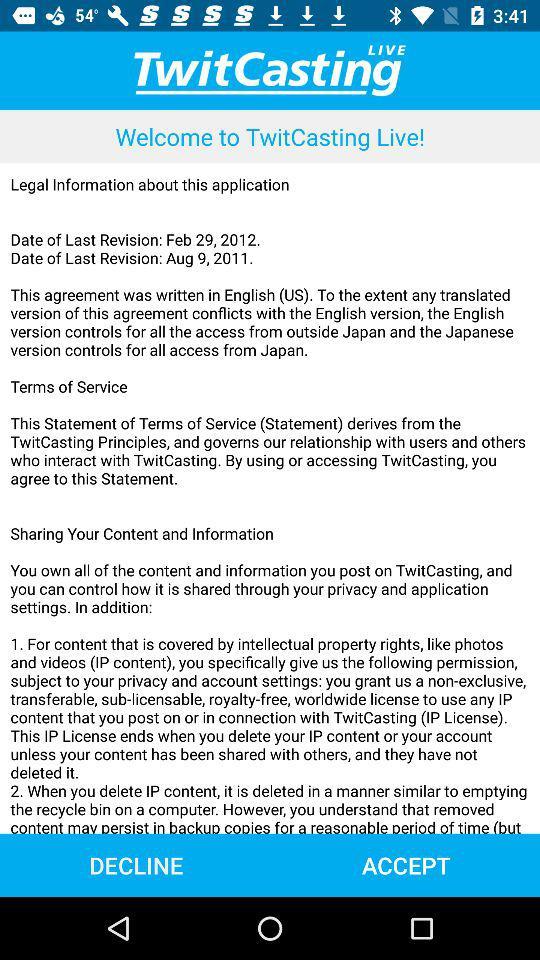 This screenshot has height=960, width=540. I want to click on the icon below the legal information about, so click(405, 864).